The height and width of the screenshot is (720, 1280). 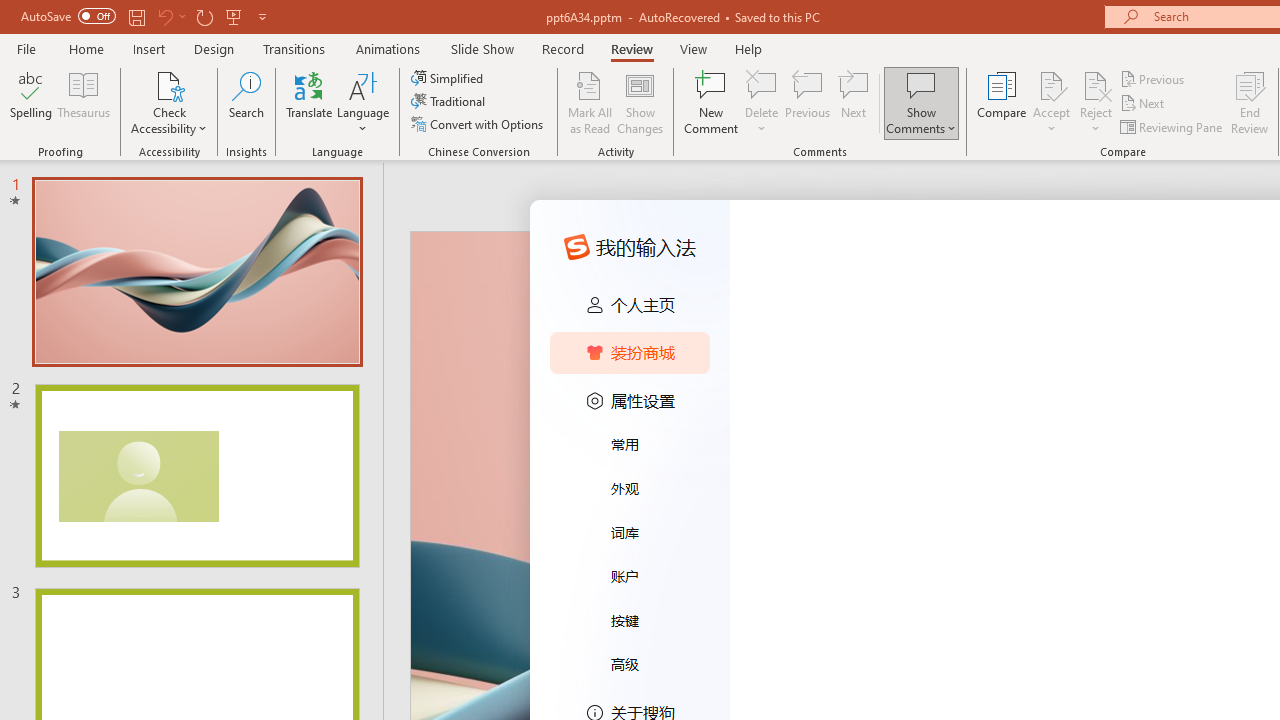 I want to click on 'New Comment', so click(x=711, y=103).